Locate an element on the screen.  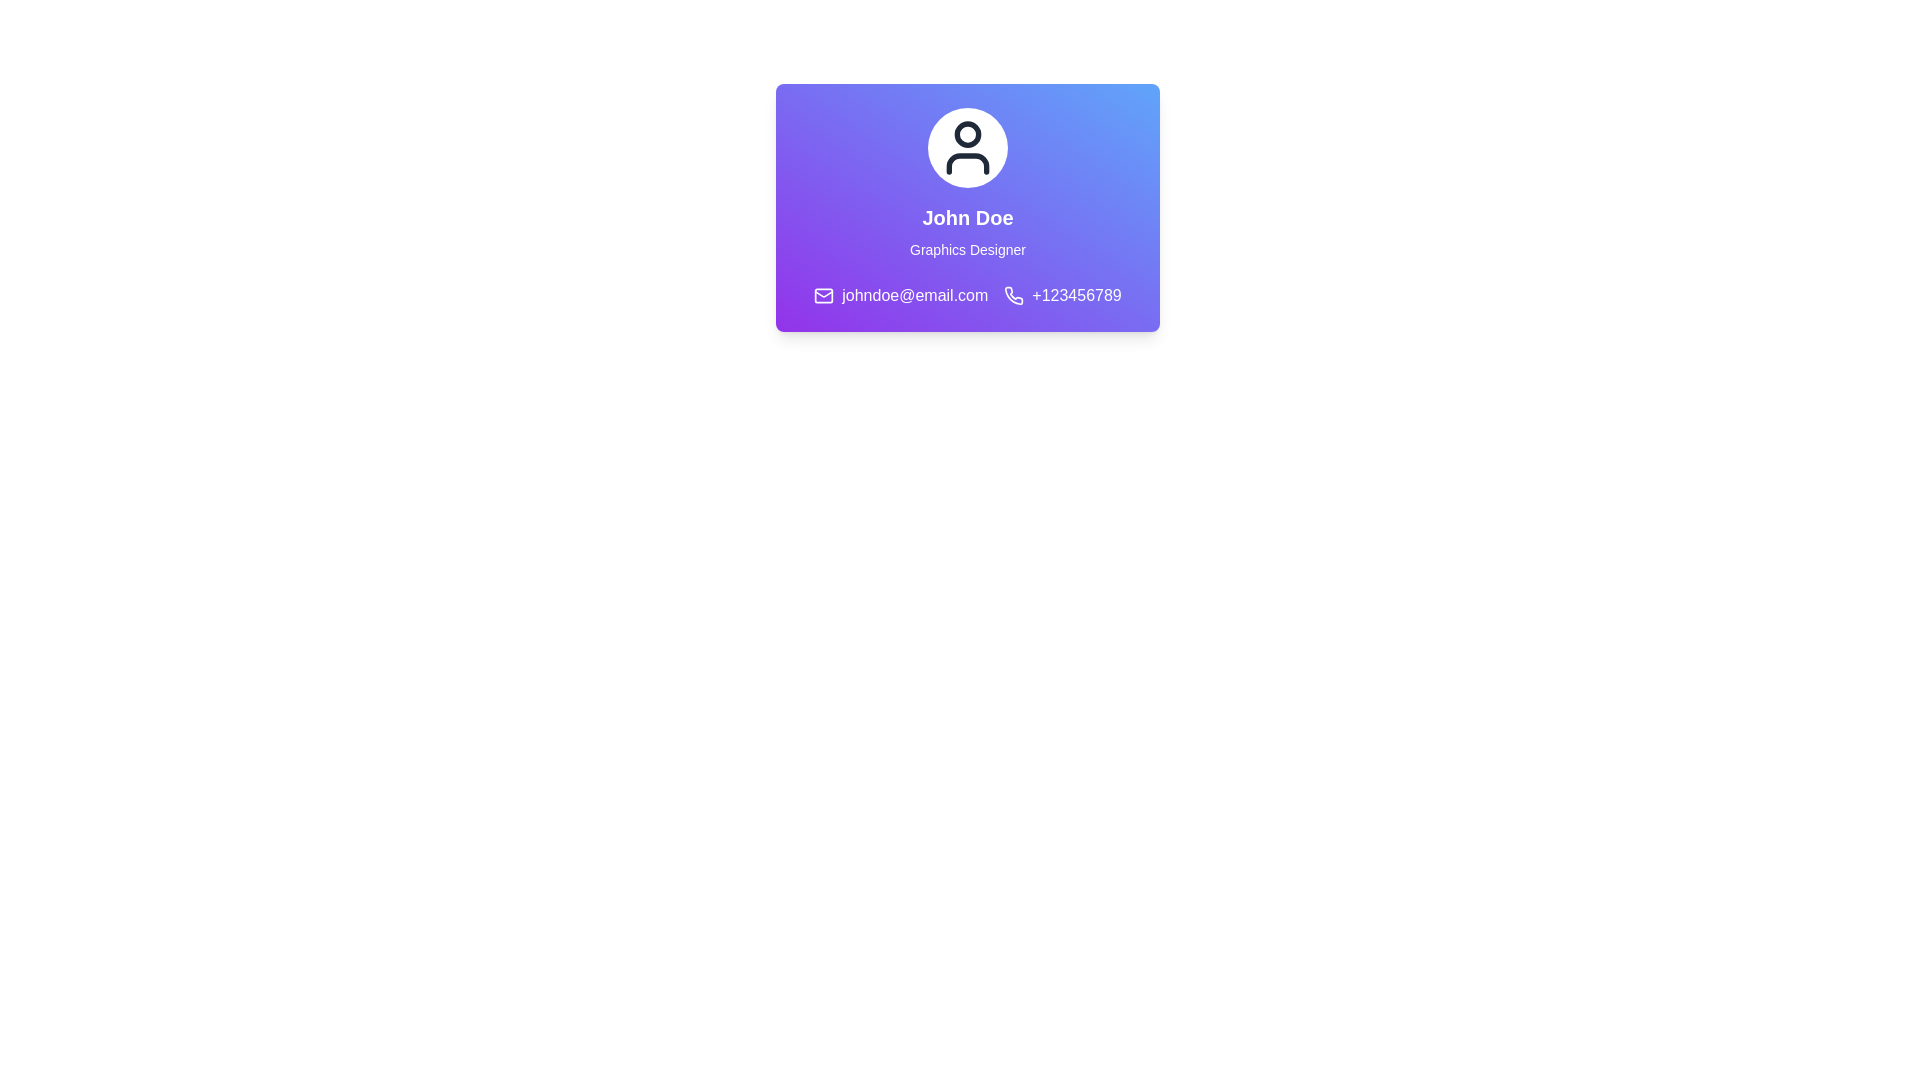
the mail envelope icon, which is a monochrome graphic with rounded corners located to the left of the email address 'johndoe@email.com.' is located at coordinates (824, 296).